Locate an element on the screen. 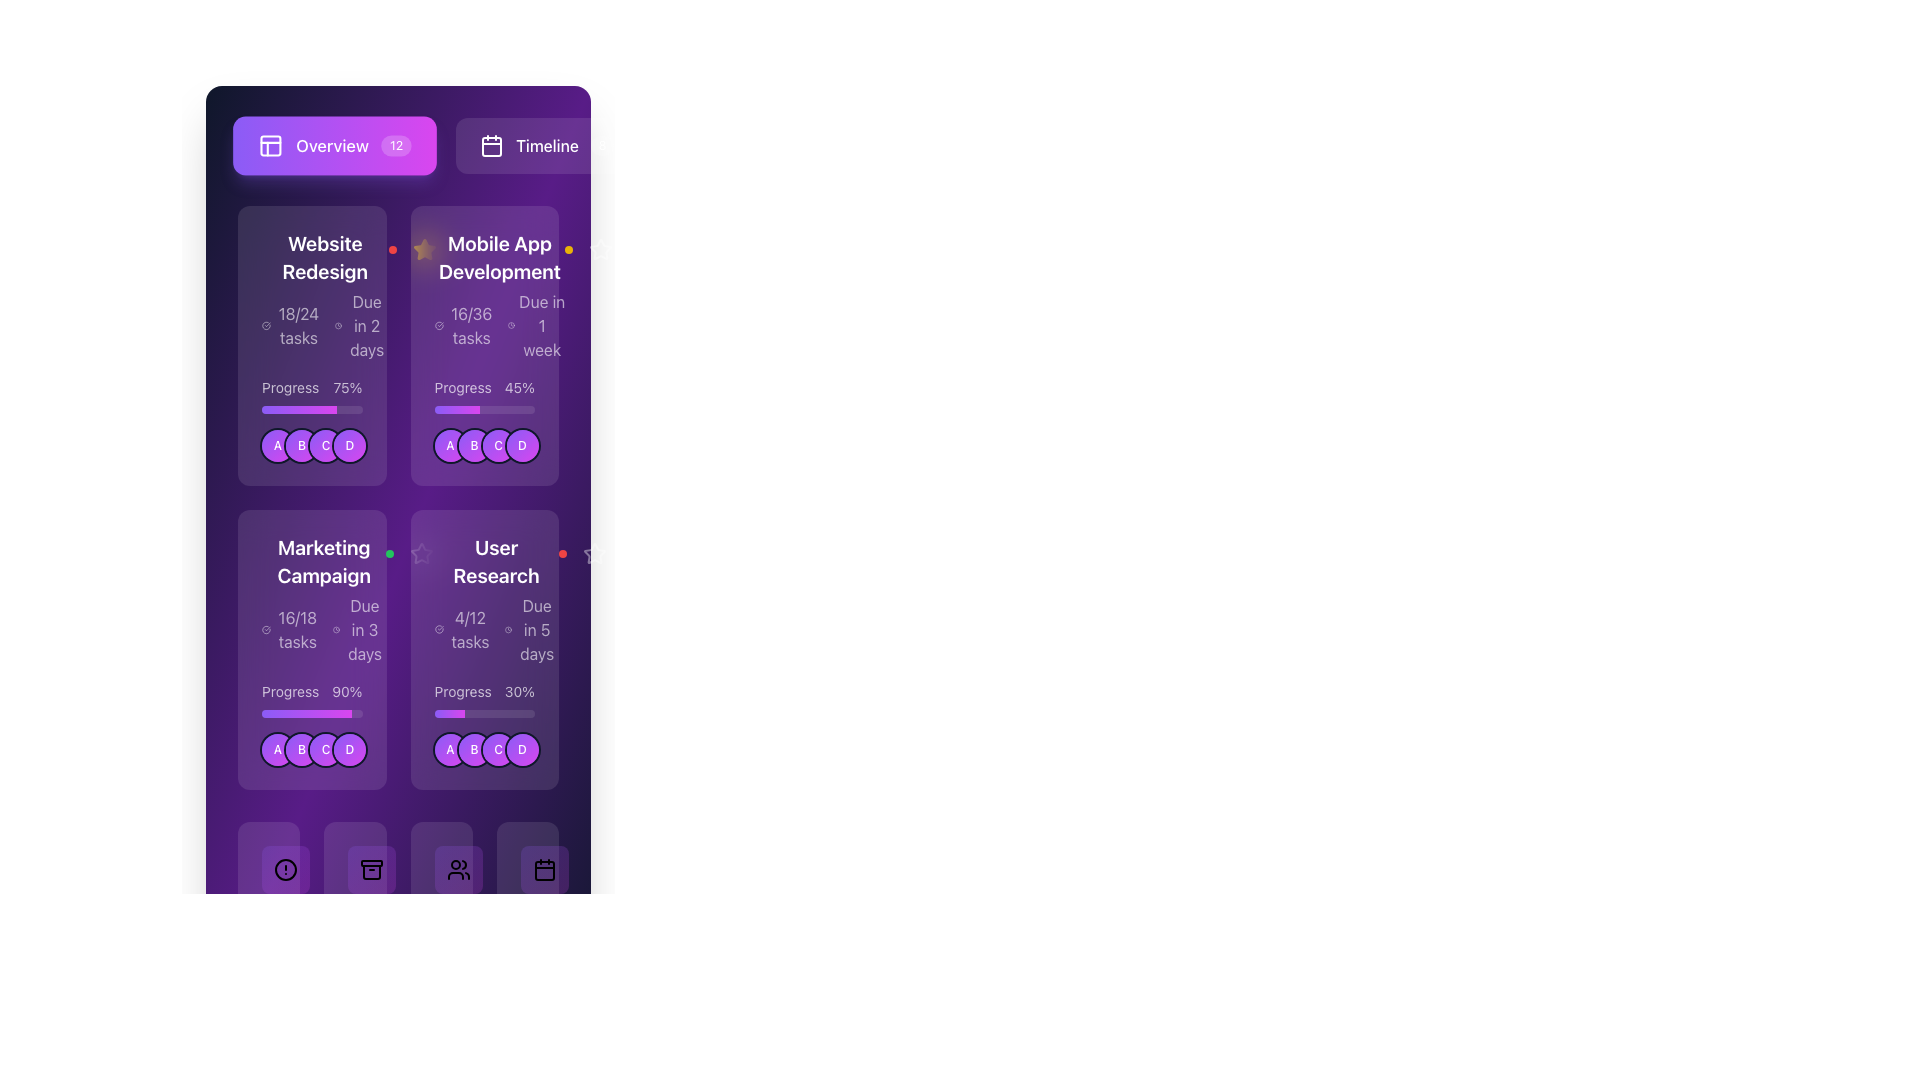  the second project card in the upper section of the interface is located at coordinates (499, 296).